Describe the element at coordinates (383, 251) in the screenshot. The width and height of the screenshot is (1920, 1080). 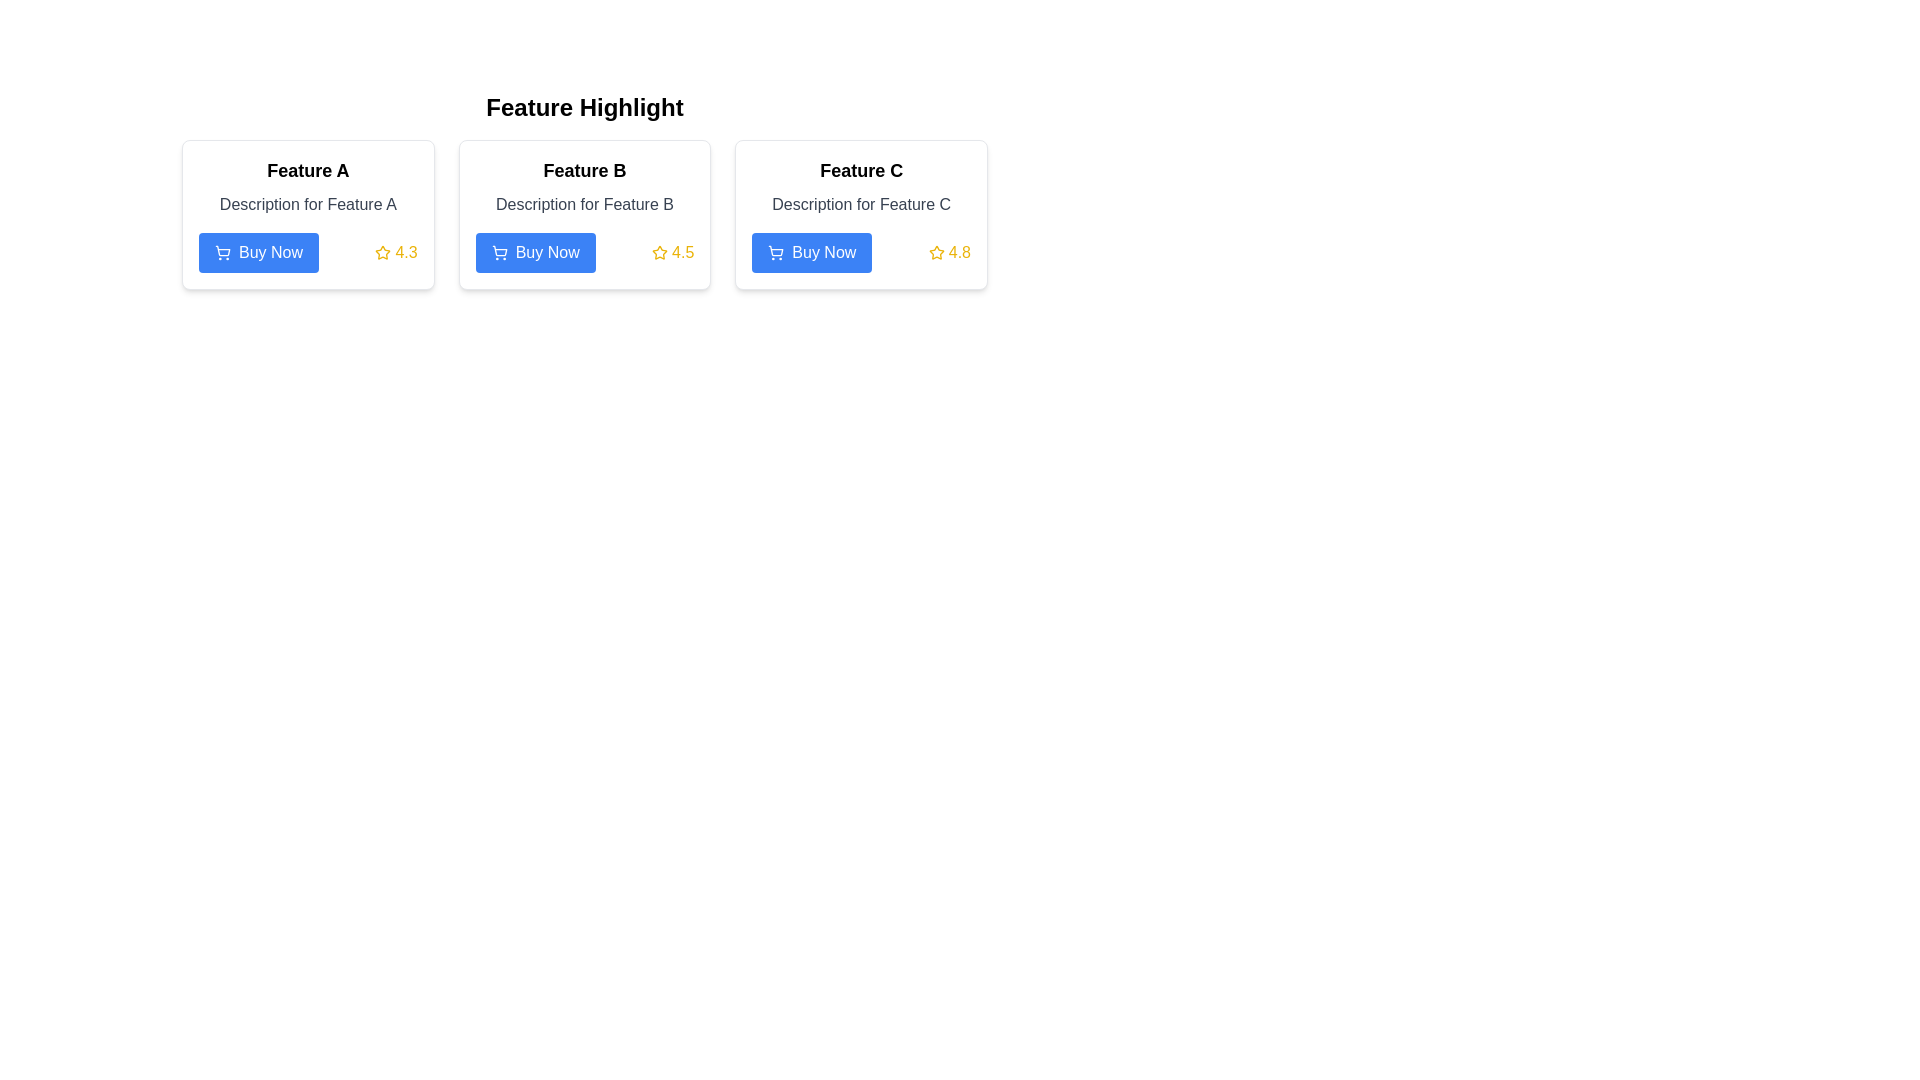
I see `the rating icon located next to the score text '4.5' in the rating area of the 'Feature B' card to provide a clear understanding of user ratings` at that location.